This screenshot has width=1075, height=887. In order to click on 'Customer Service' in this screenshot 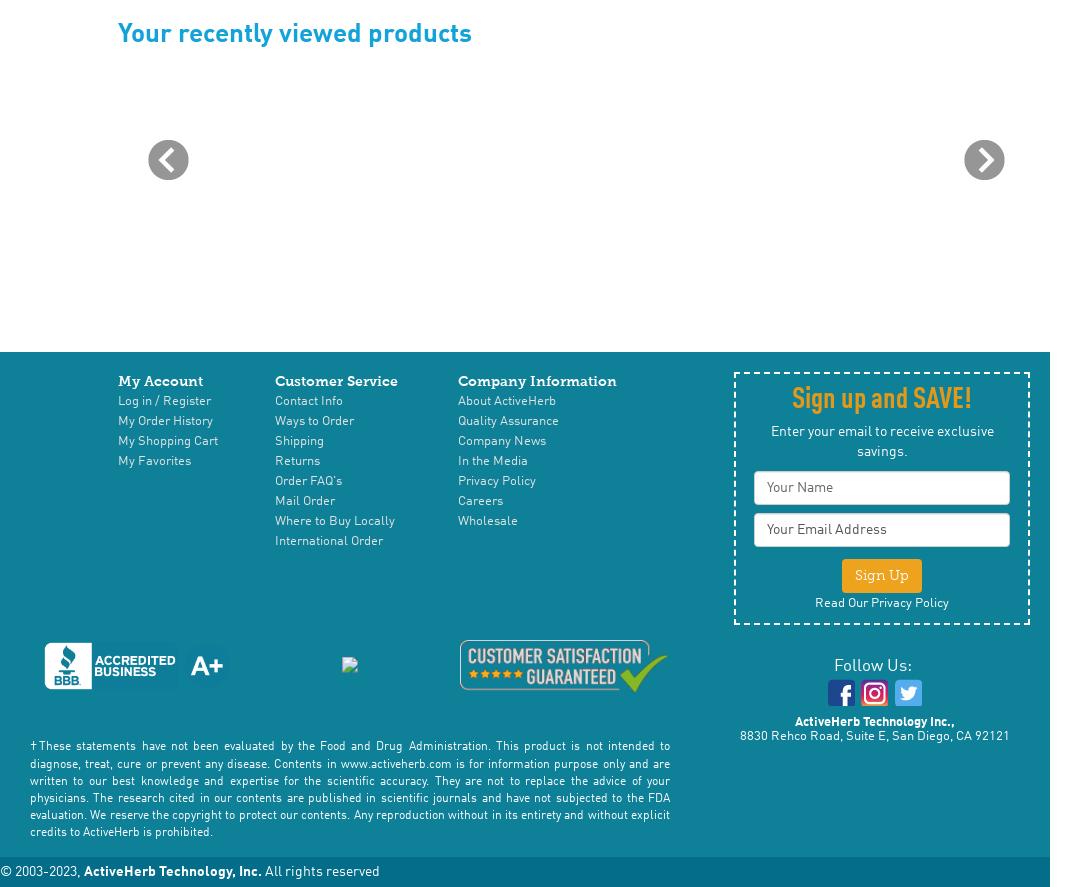, I will do `click(335, 379)`.